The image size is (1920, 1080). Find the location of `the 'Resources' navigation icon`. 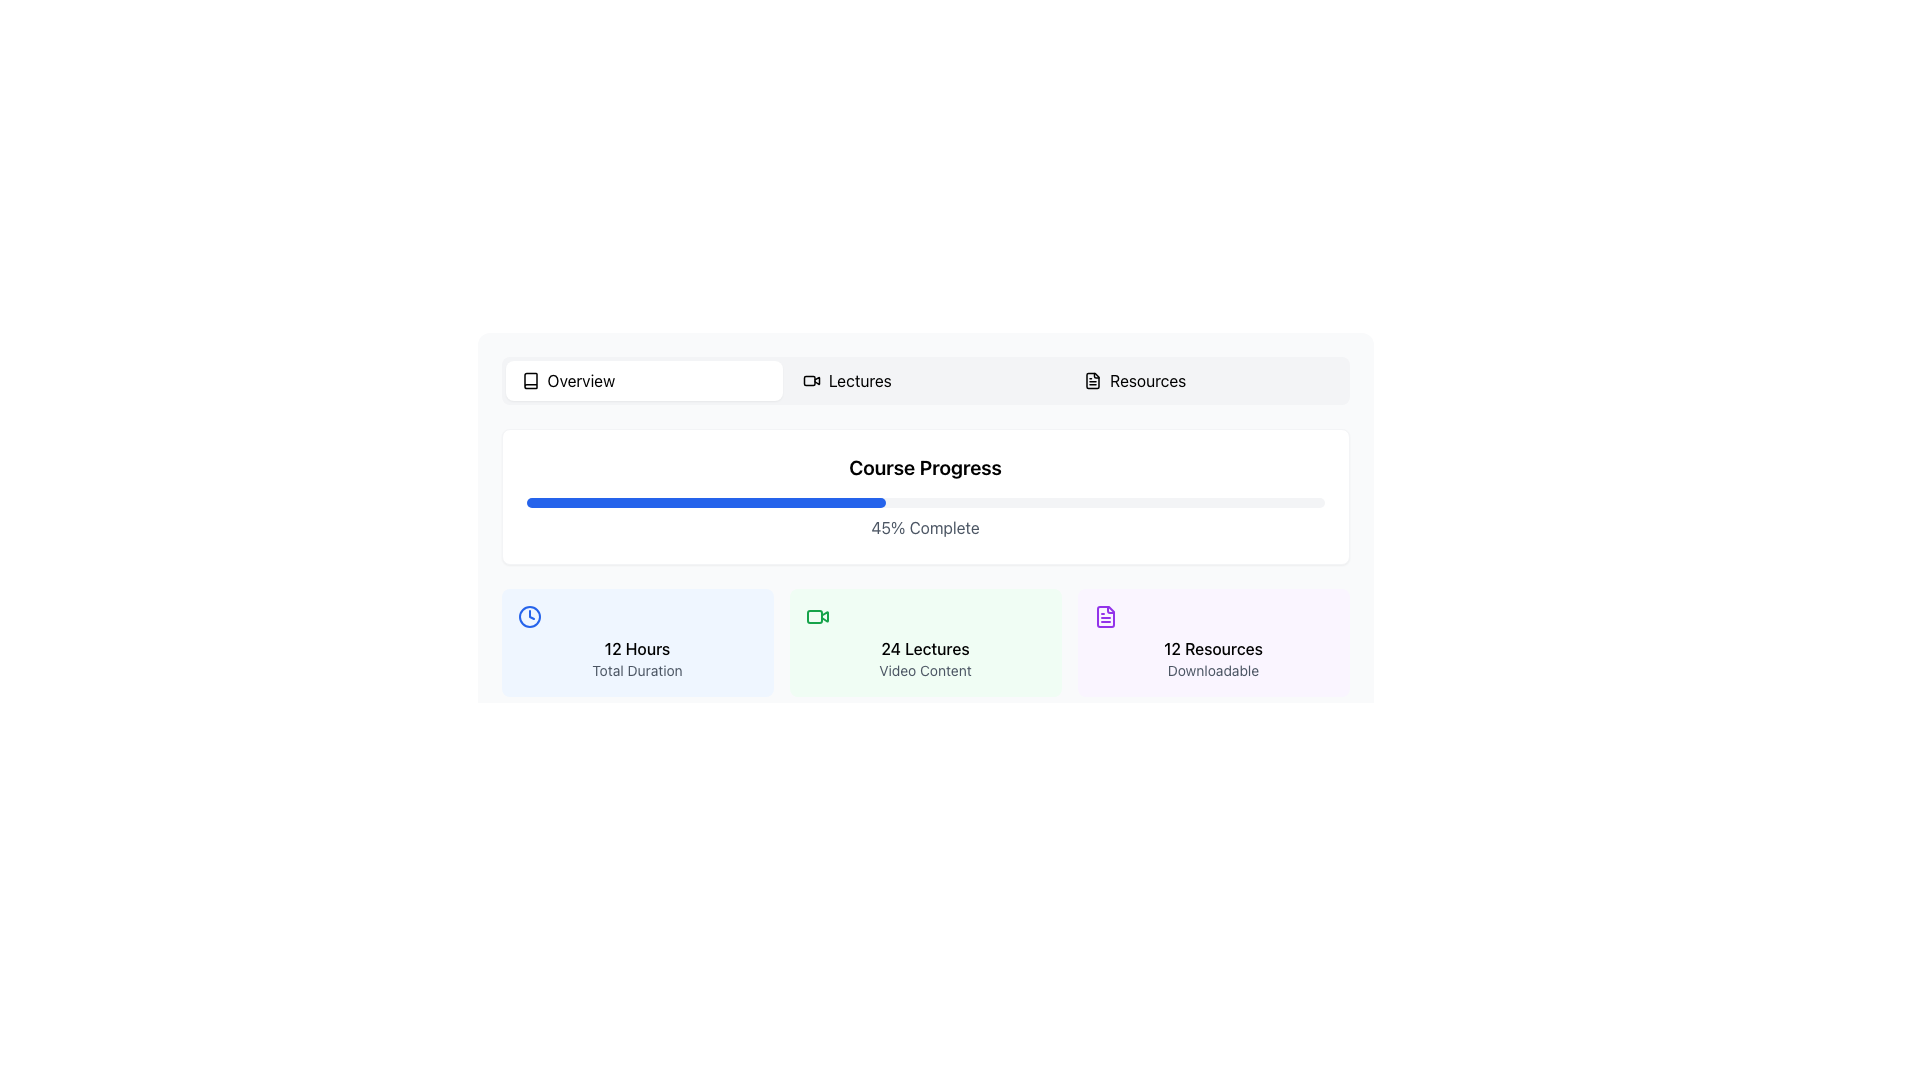

the 'Resources' navigation icon is located at coordinates (1092, 381).